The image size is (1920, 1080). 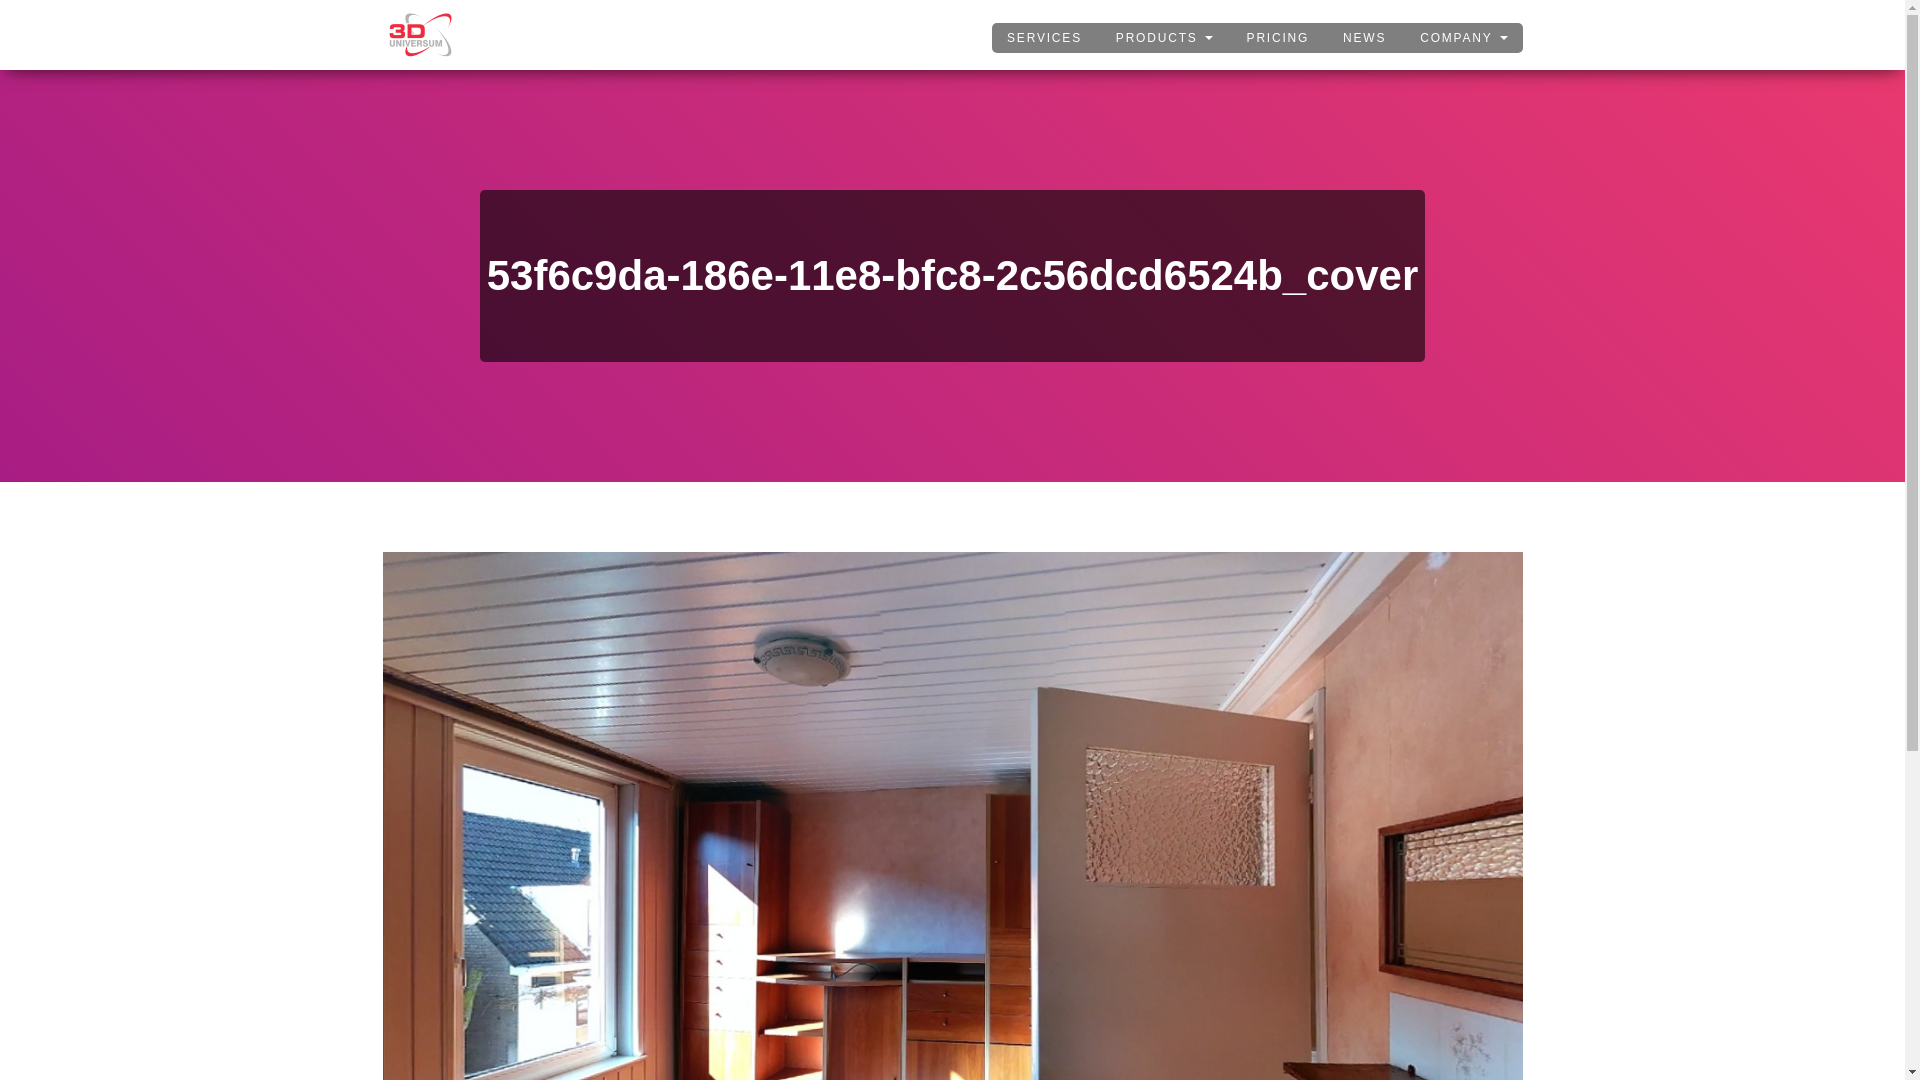 What do you see at coordinates (1404, 37) in the screenshot?
I see `'COMPANY'` at bounding box center [1404, 37].